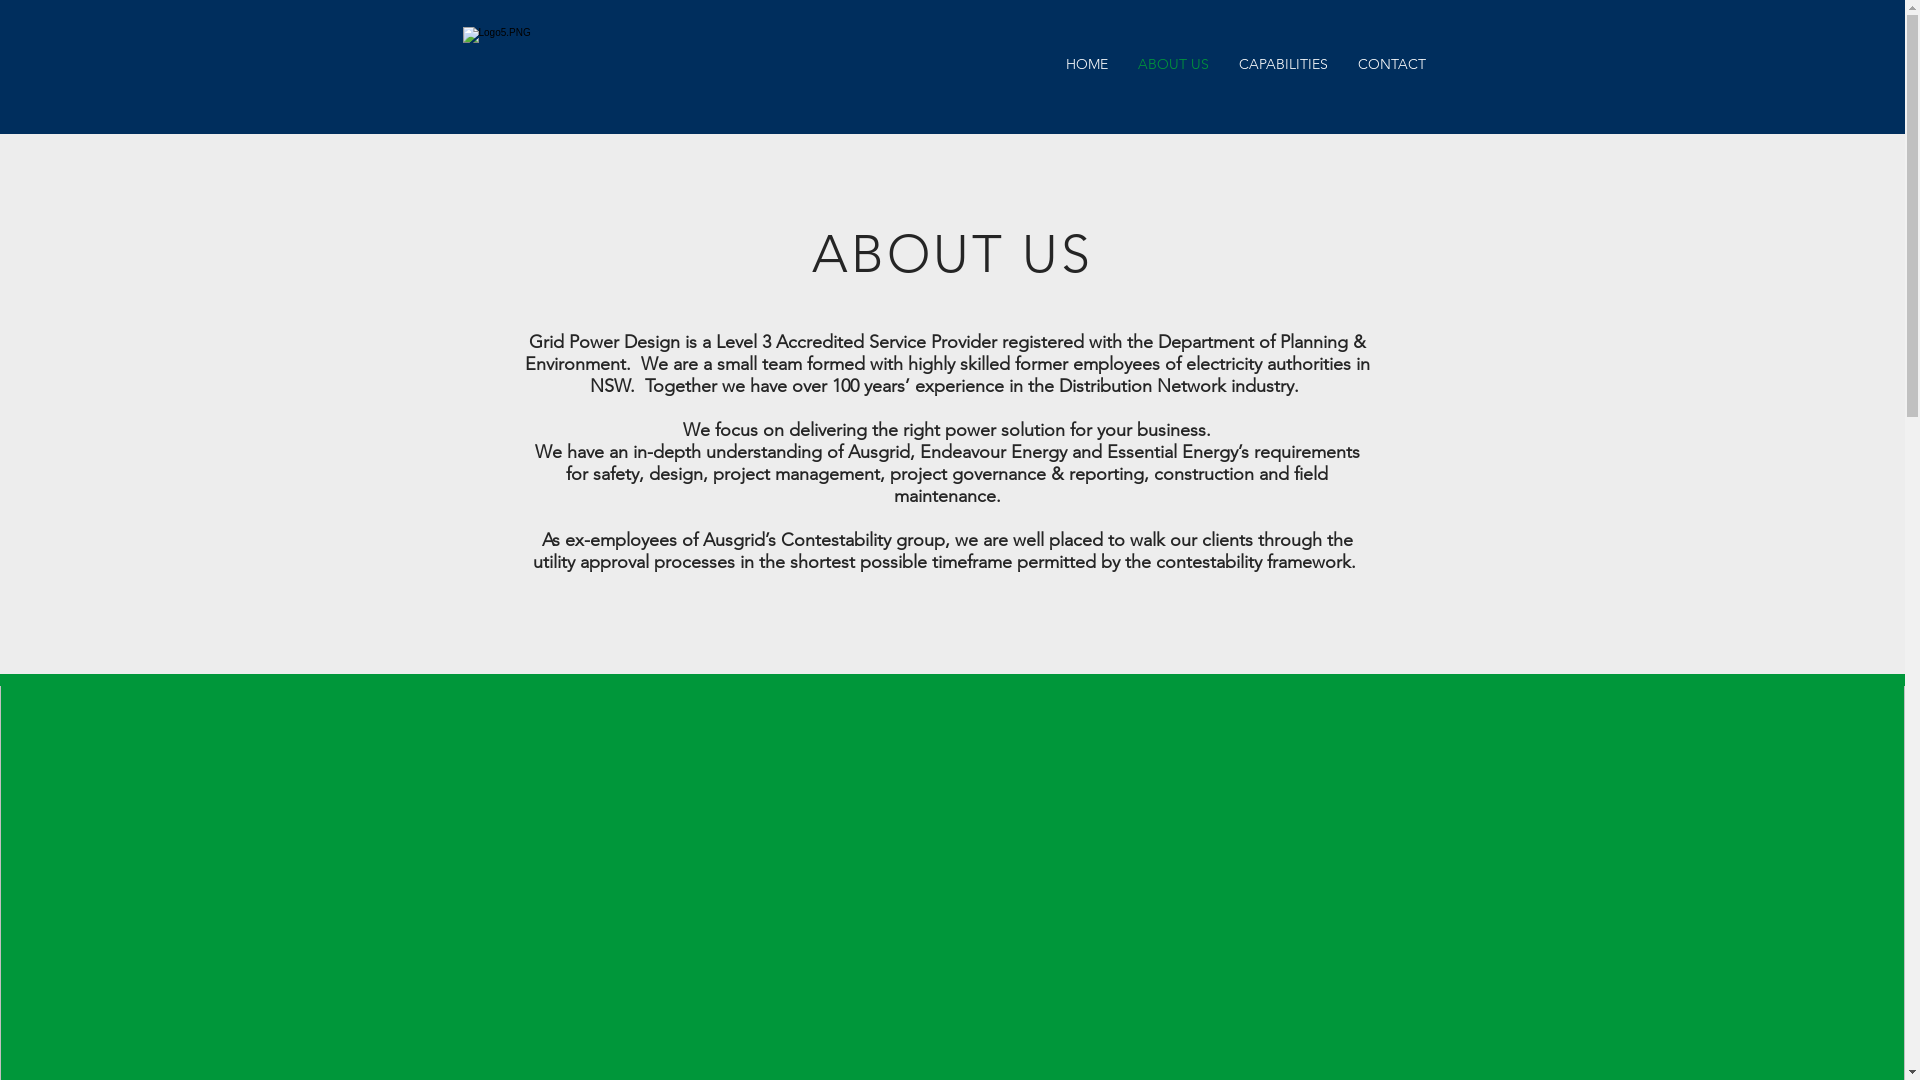 This screenshot has width=1920, height=1080. Describe the element at coordinates (1283, 63) in the screenshot. I see `'CAPABILITIES'` at that location.